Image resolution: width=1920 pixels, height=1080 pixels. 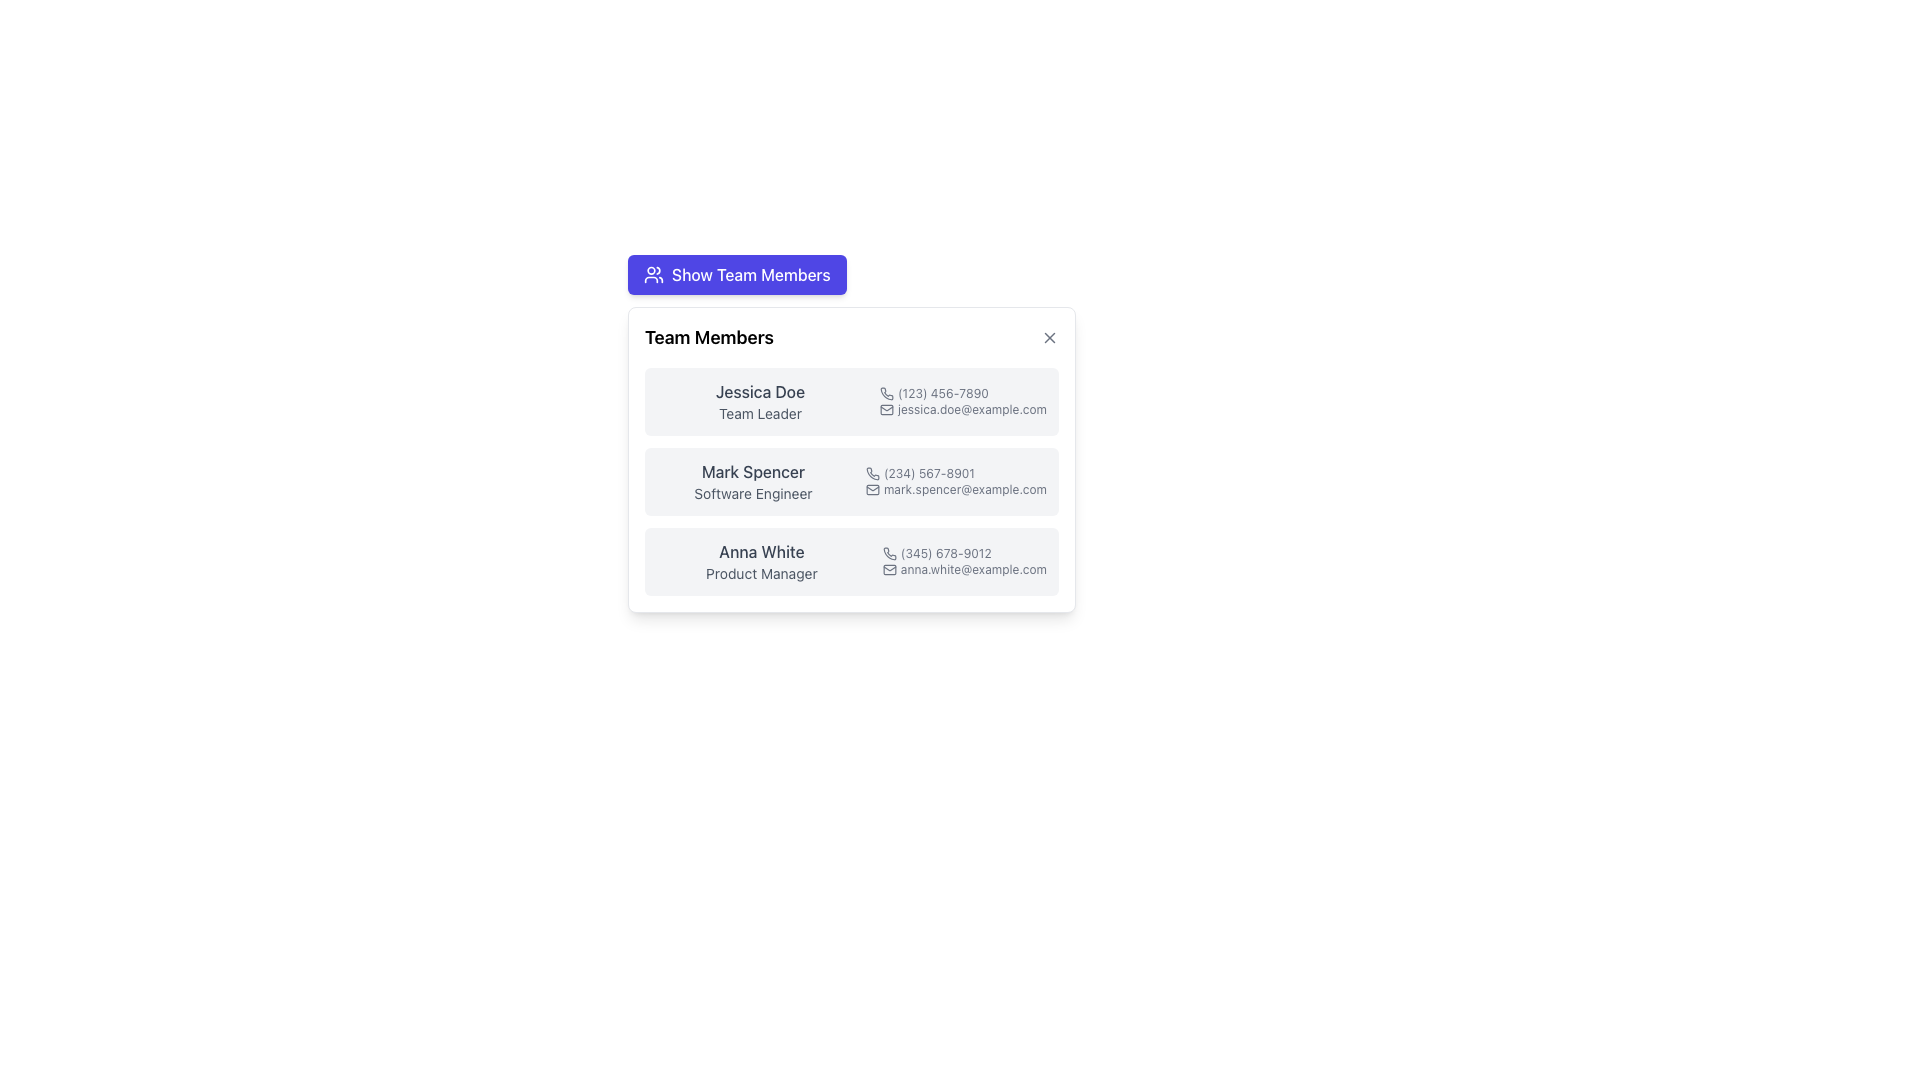 I want to click on the email address 'anna.white@example.com' displayed in small gray font, located in the third section of the 'Team Members' list, below 'Anna White' and her phone number, so click(x=964, y=570).